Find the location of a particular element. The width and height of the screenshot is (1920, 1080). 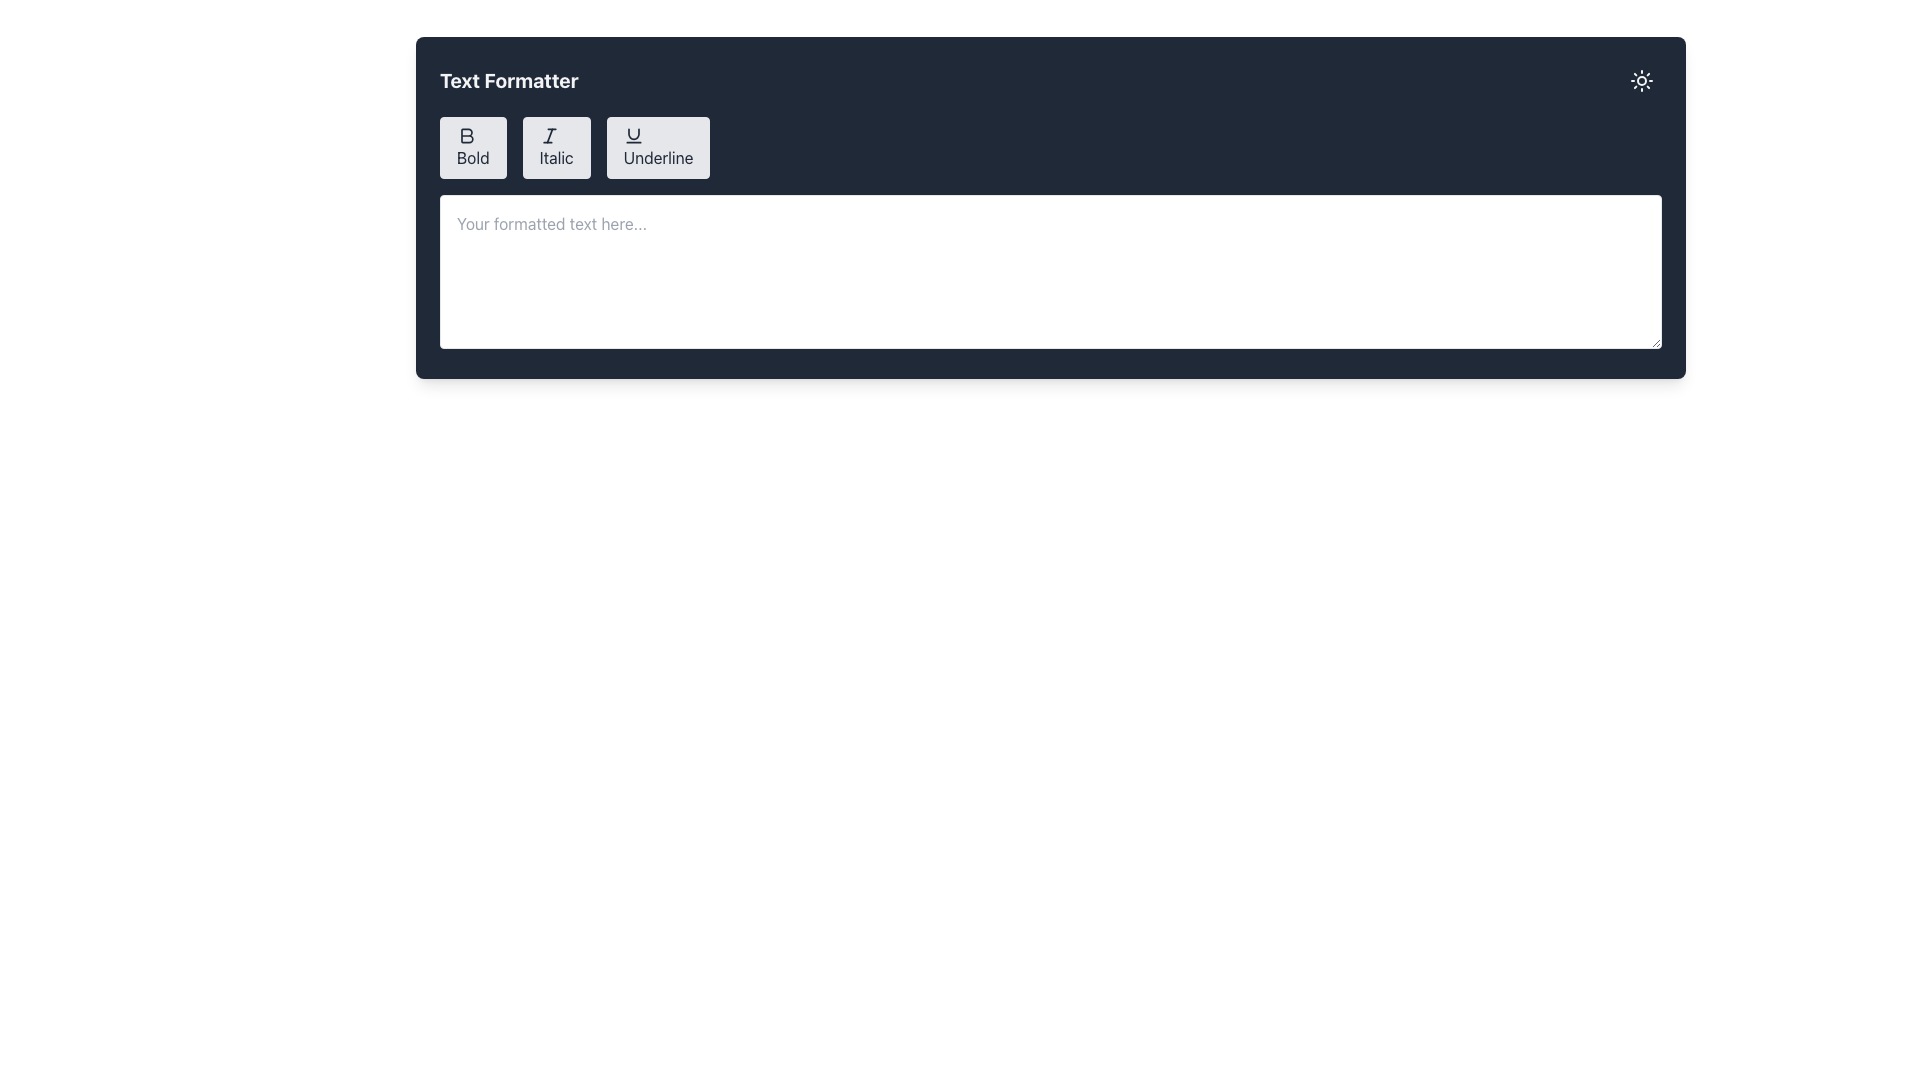

the stylized 'U' icon within the 'Underline' button in the 'Text Formatter' toolbar is located at coordinates (632, 135).